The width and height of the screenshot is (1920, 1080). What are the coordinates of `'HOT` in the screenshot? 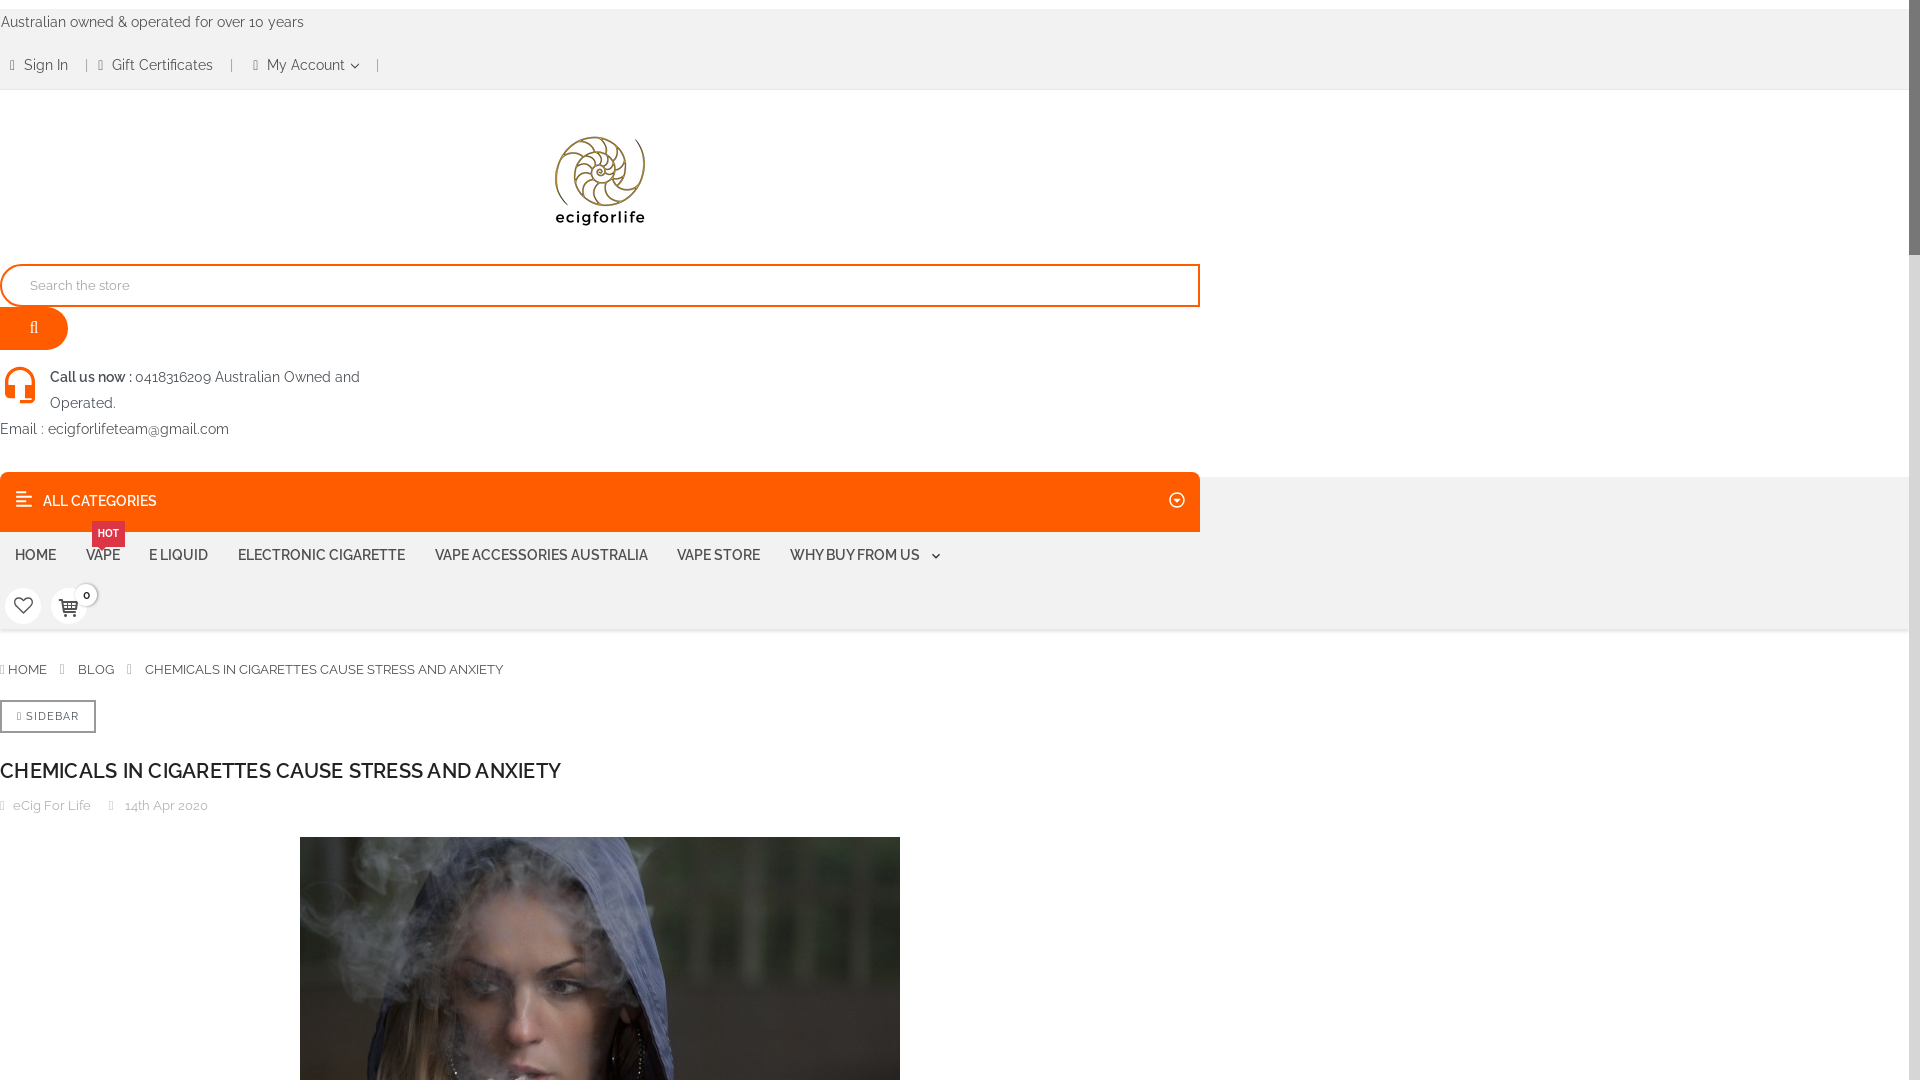 It's located at (101, 555).